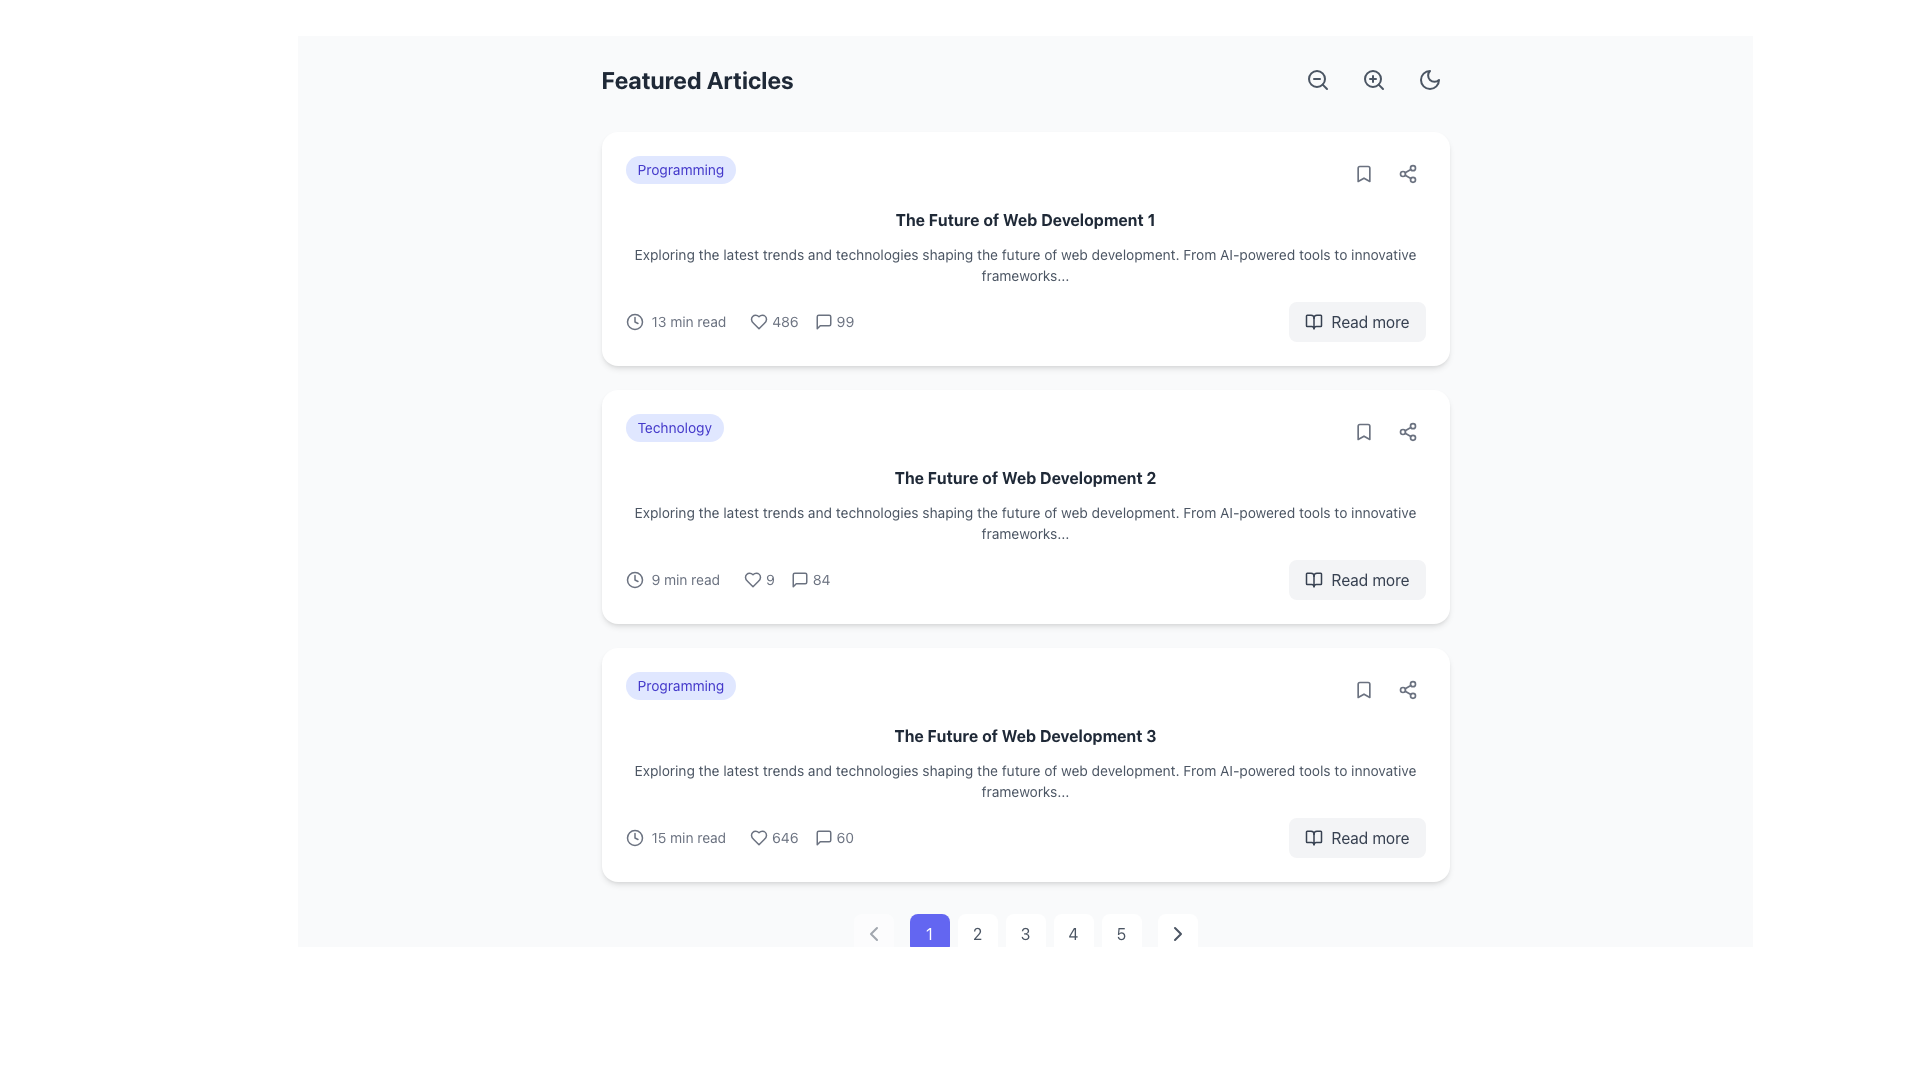 This screenshot has width=1920, height=1080. What do you see at coordinates (633, 579) in the screenshot?
I see `the SVG Circle element that is part of the clock icon in the details row of the second article` at bounding box center [633, 579].